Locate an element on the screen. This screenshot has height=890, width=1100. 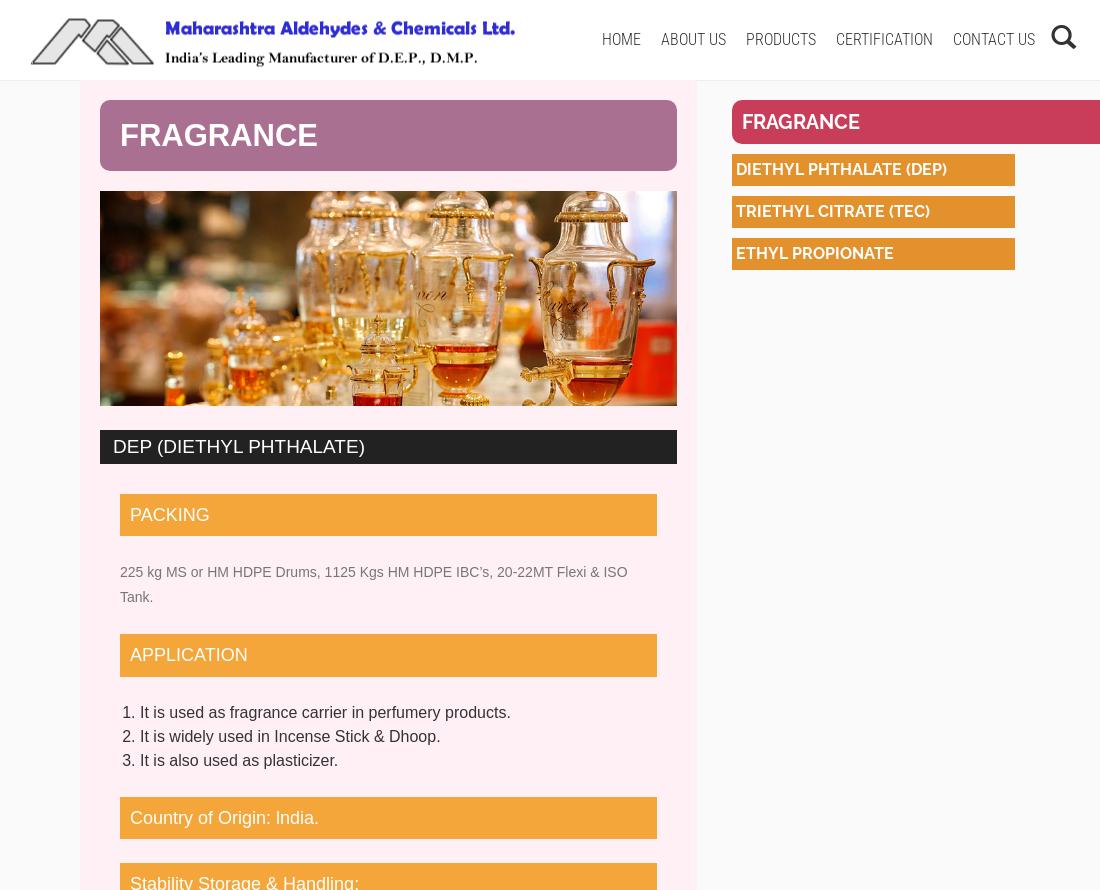
'FRAGRANCE' is located at coordinates (120, 134).